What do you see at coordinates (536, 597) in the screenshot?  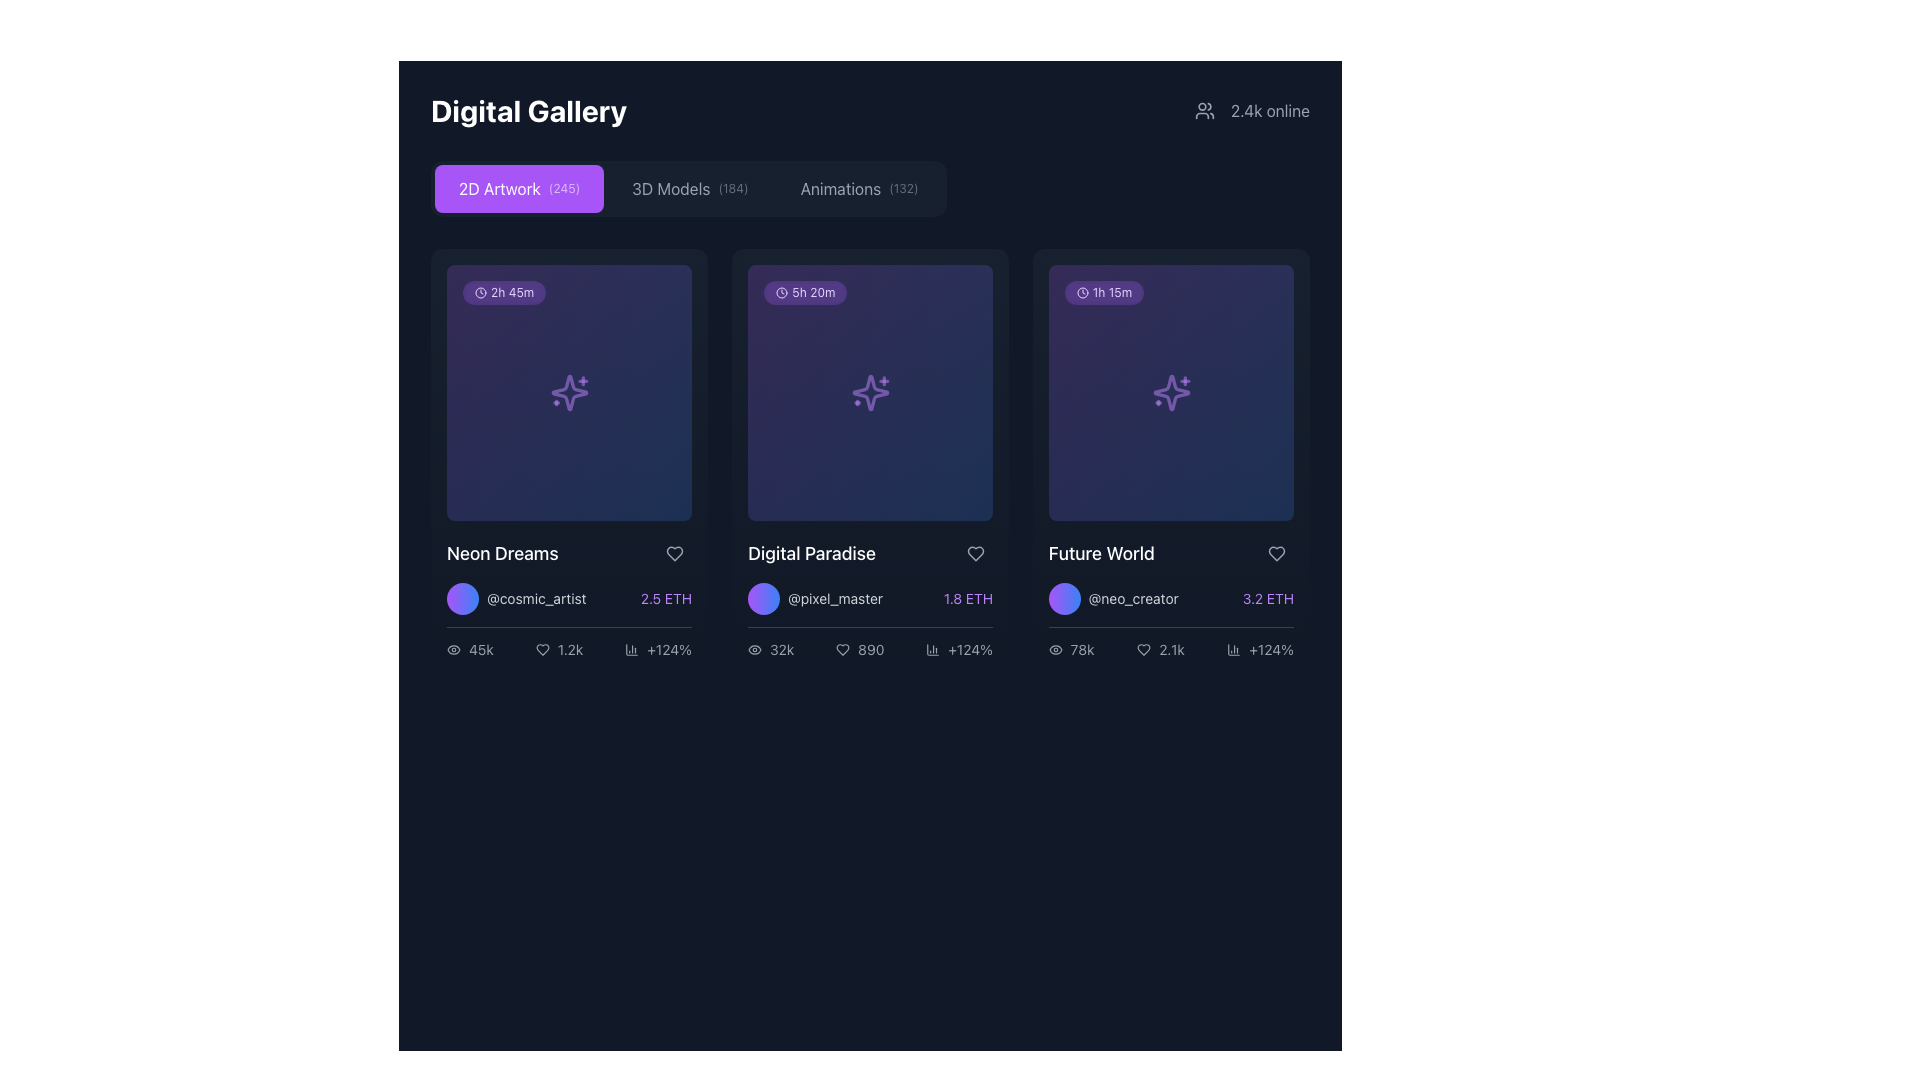 I see `the text label '@cosmic_artist'` at bounding box center [536, 597].